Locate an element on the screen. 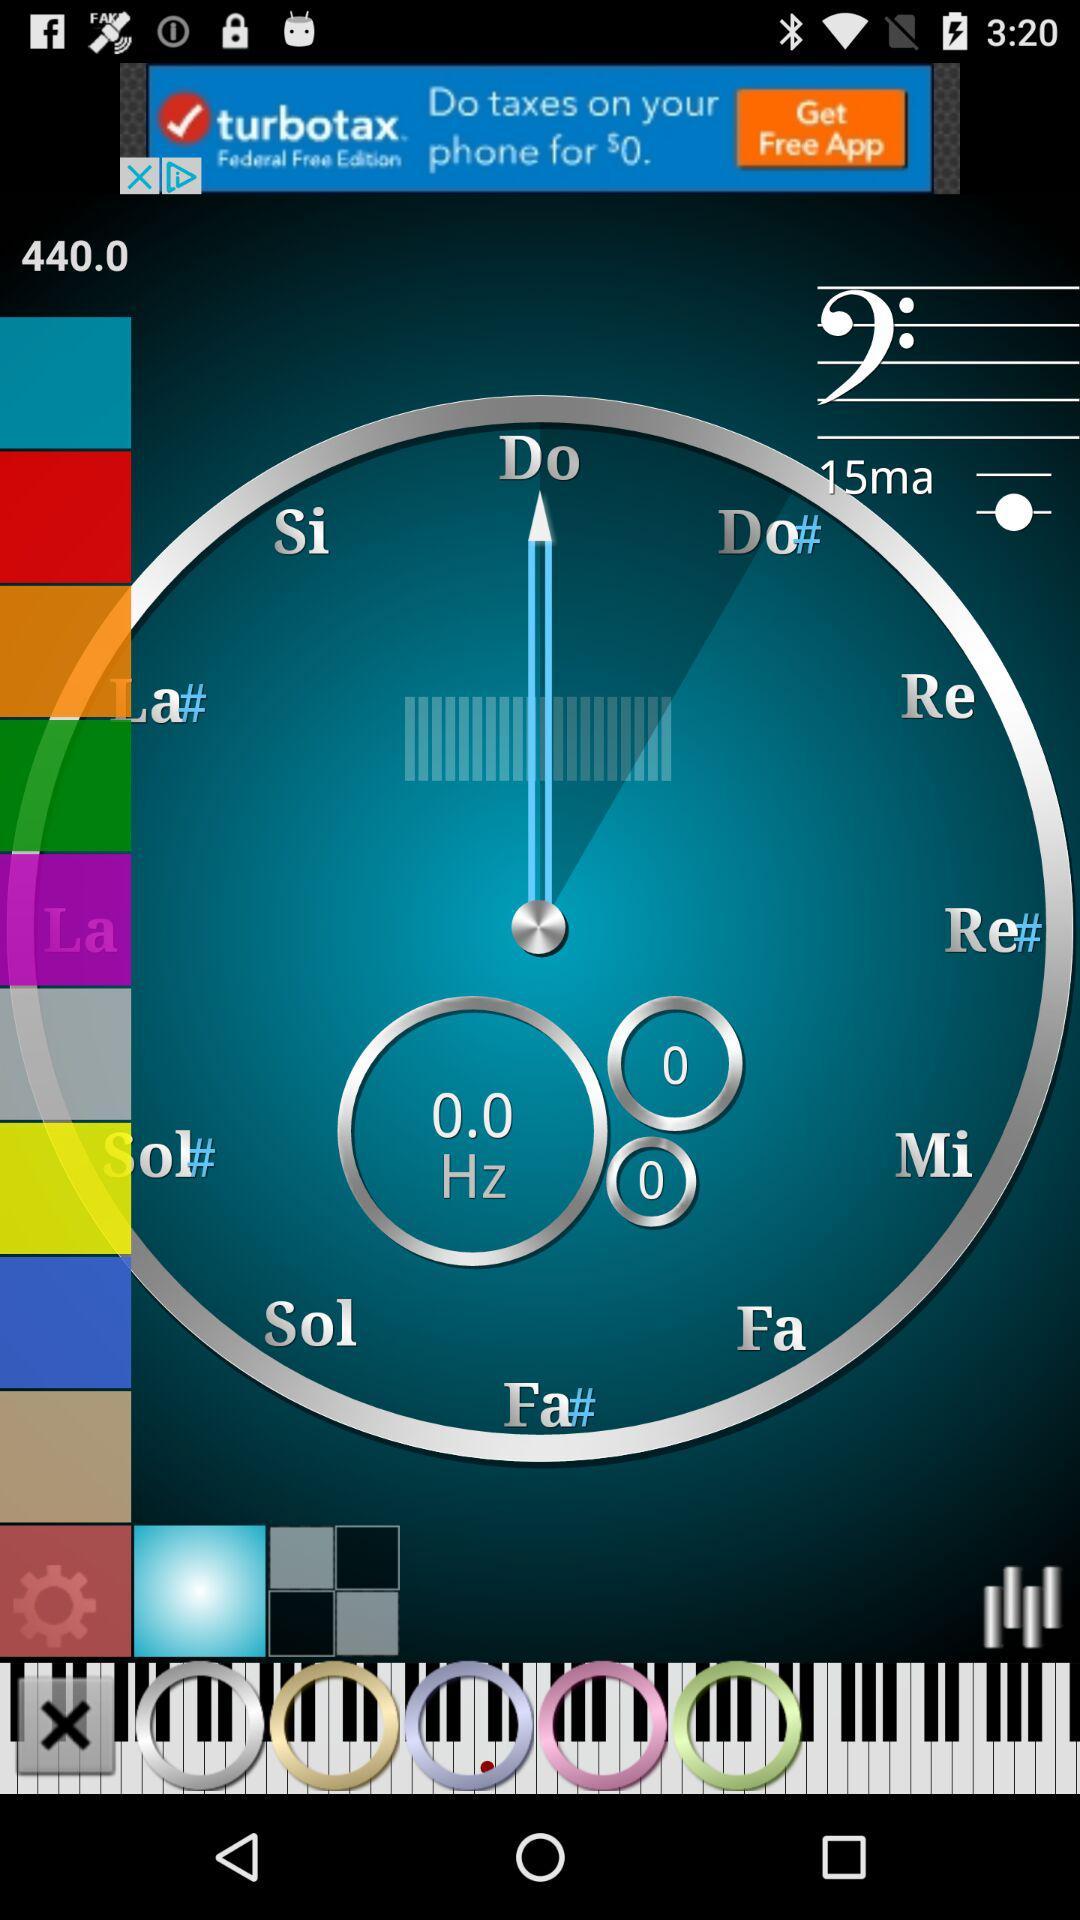  shows piano buttons is located at coordinates (468, 1724).